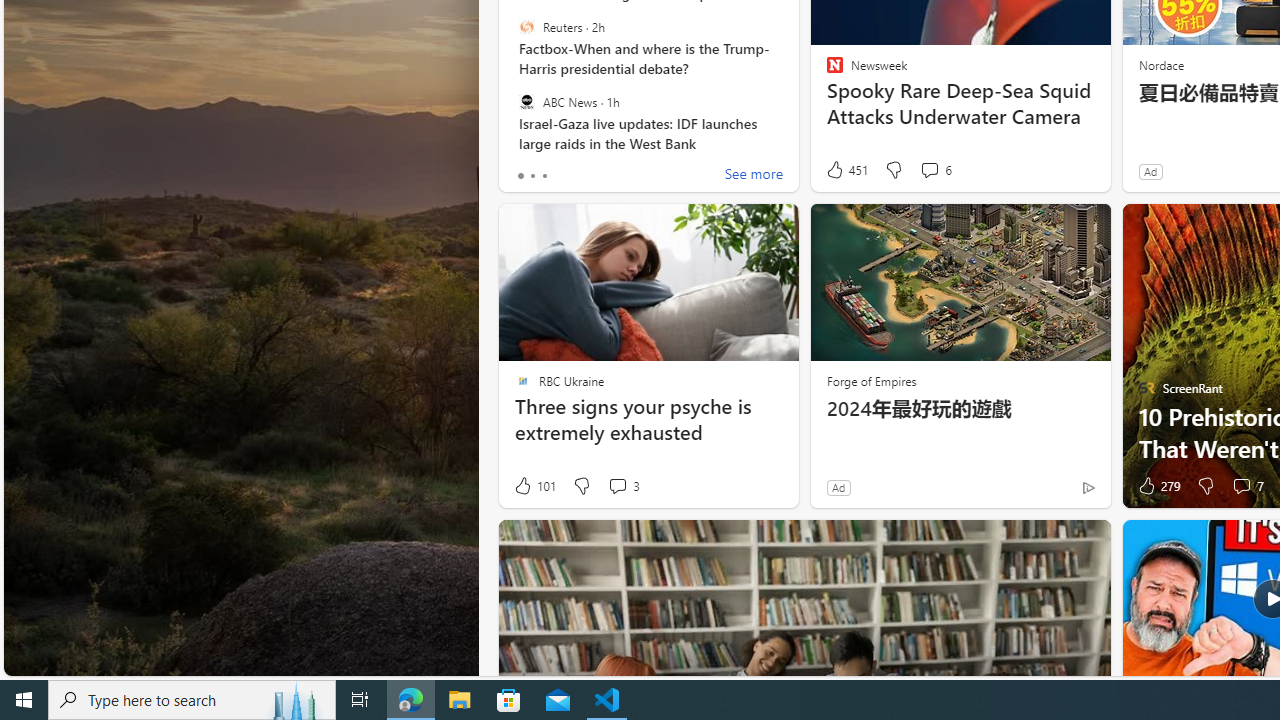 The height and width of the screenshot is (720, 1280). Describe the element at coordinates (526, 27) in the screenshot. I see `'Reuters'` at that location.